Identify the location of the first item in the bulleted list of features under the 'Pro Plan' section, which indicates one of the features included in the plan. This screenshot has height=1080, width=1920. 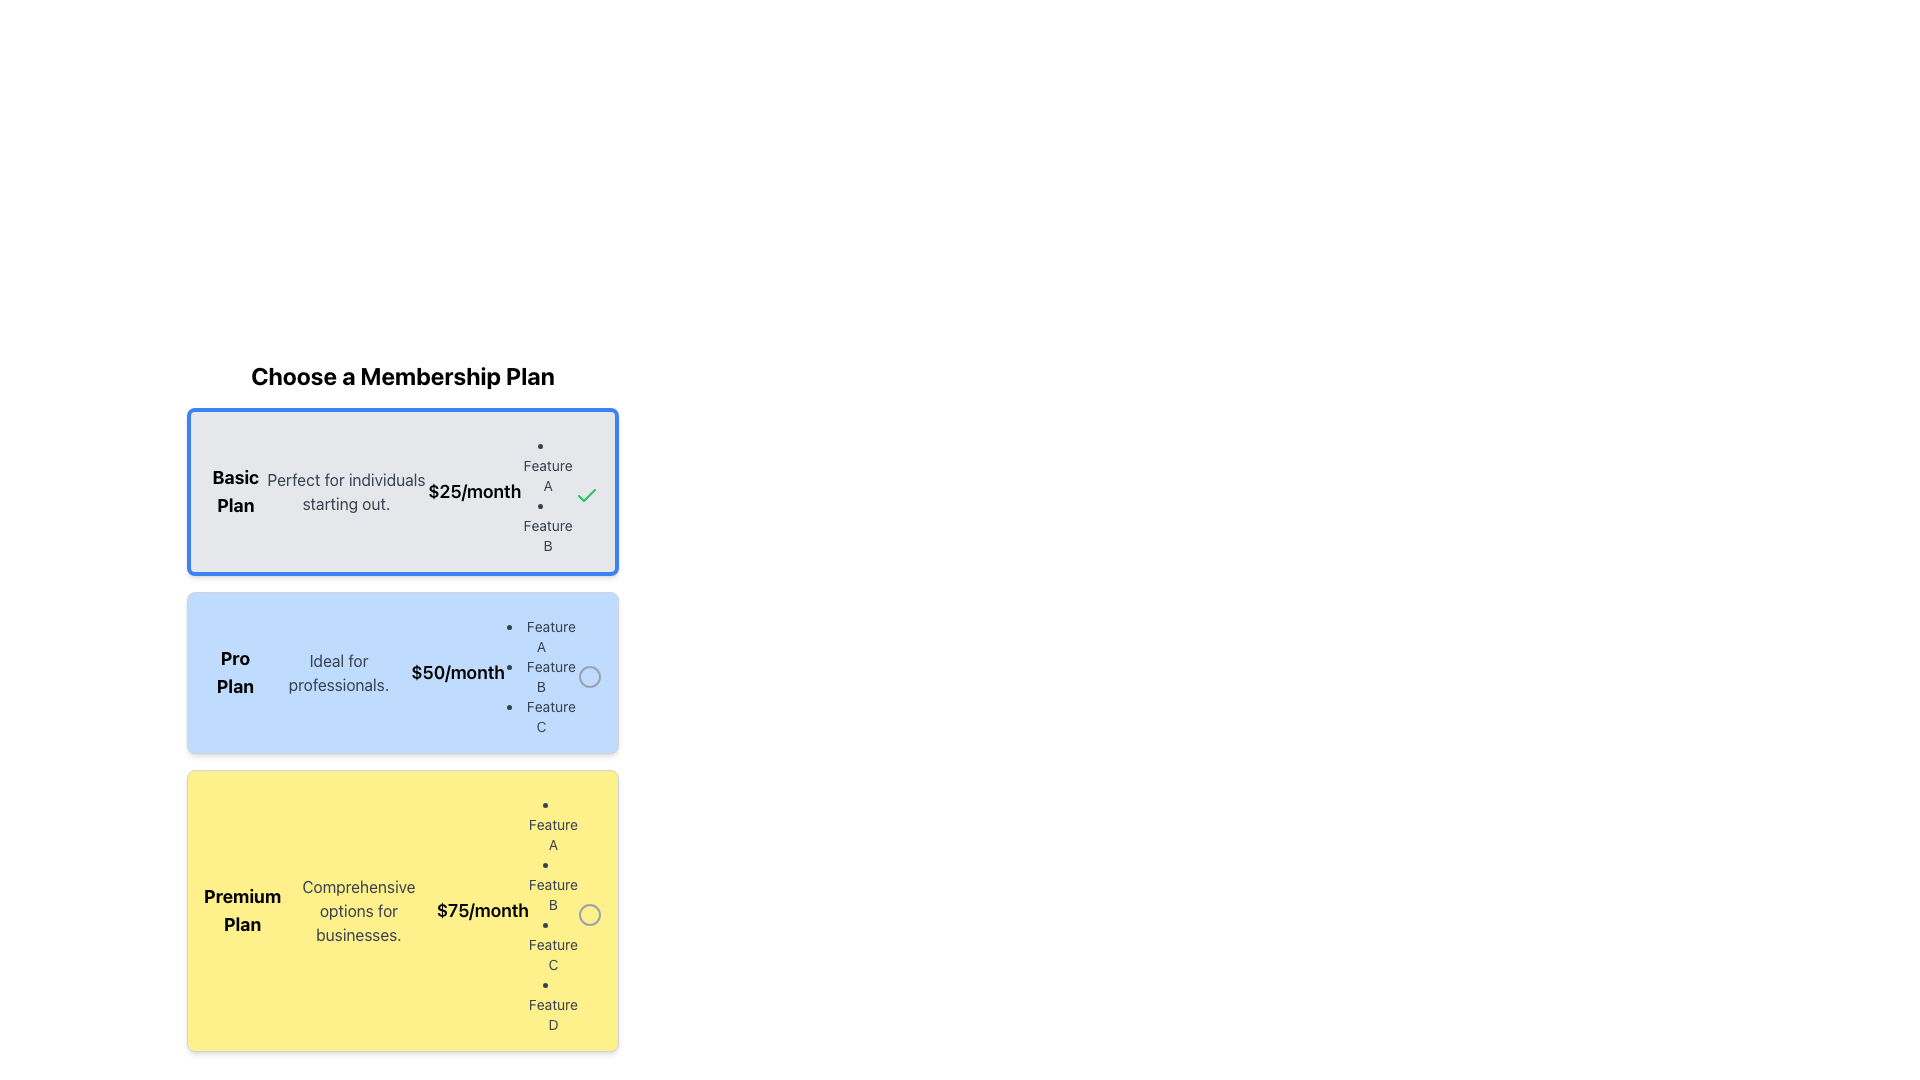
(541, 636).